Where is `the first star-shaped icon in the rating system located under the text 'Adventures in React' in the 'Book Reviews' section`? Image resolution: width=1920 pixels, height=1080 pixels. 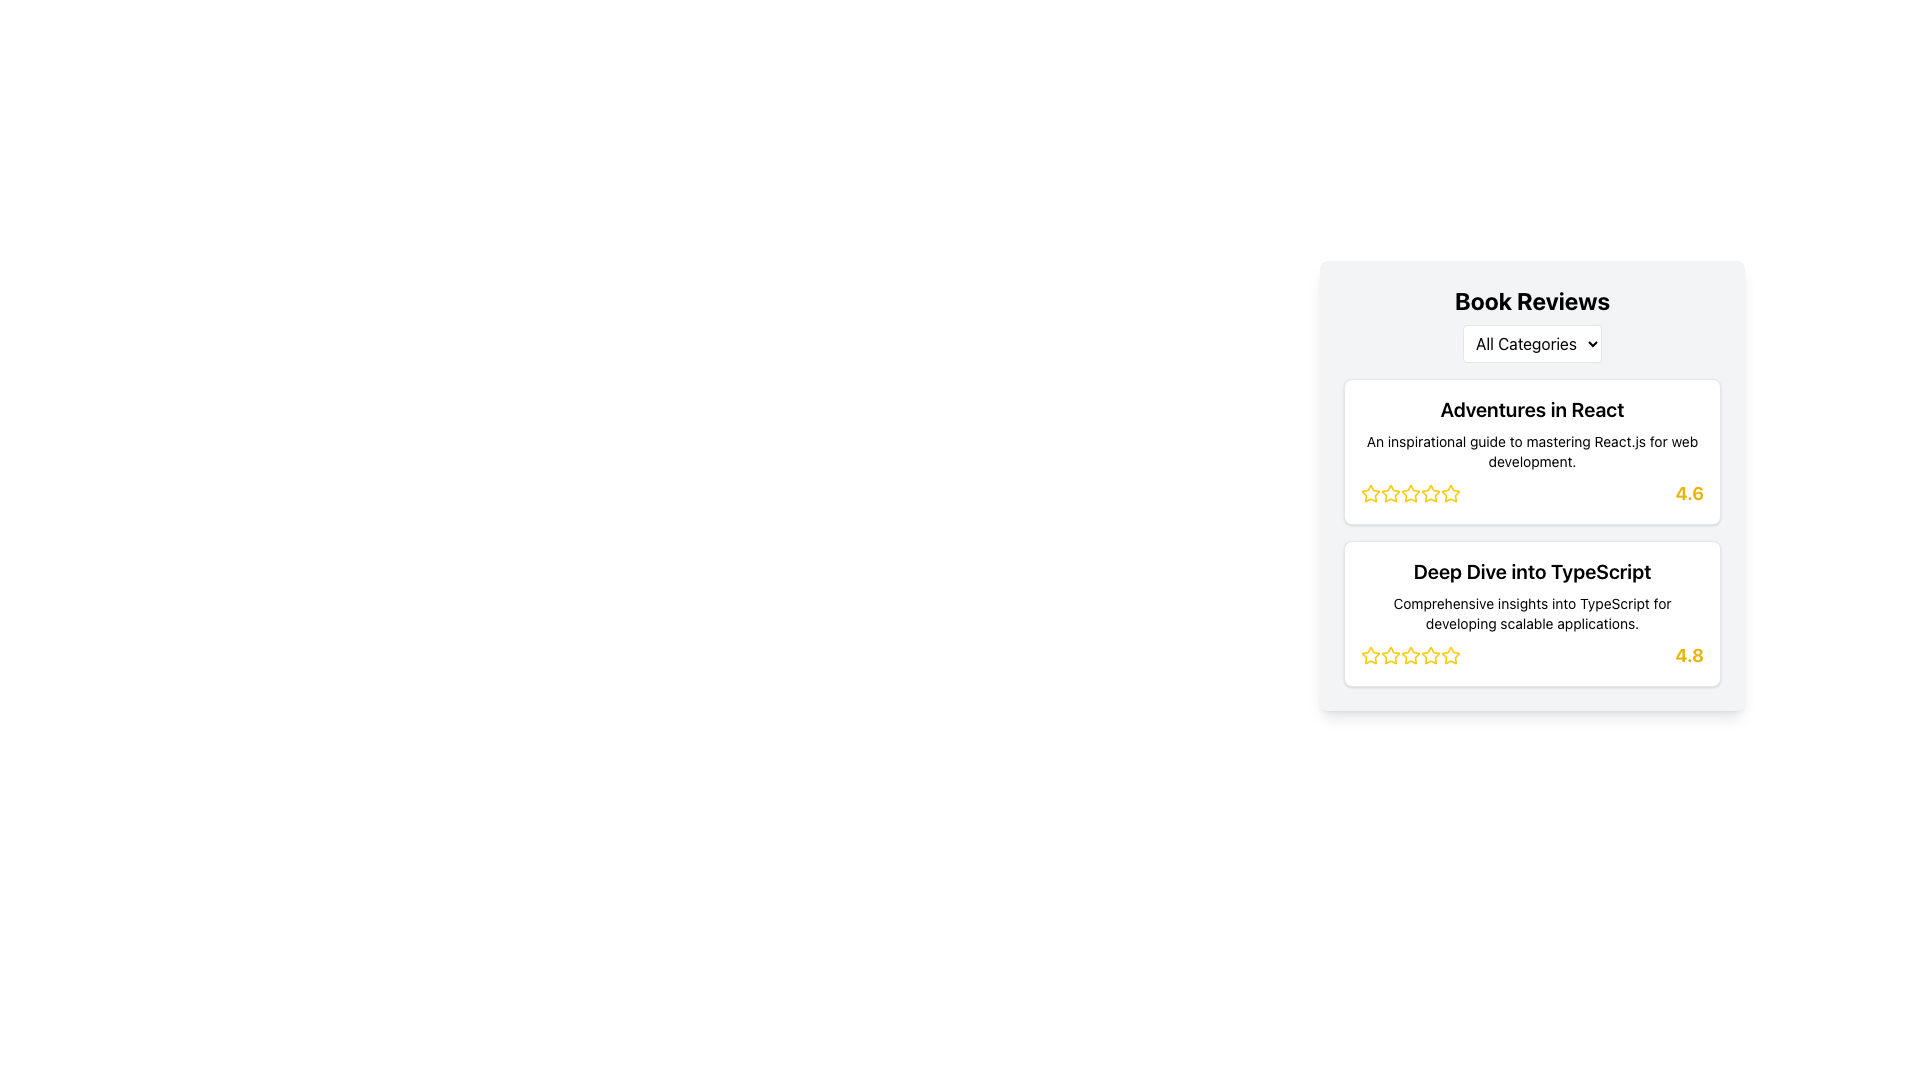
the first star-shaped icon in the rating system located under the text 'Adventures in React' in the 'Book Reviews' section is located at coordinates (1390, 493).